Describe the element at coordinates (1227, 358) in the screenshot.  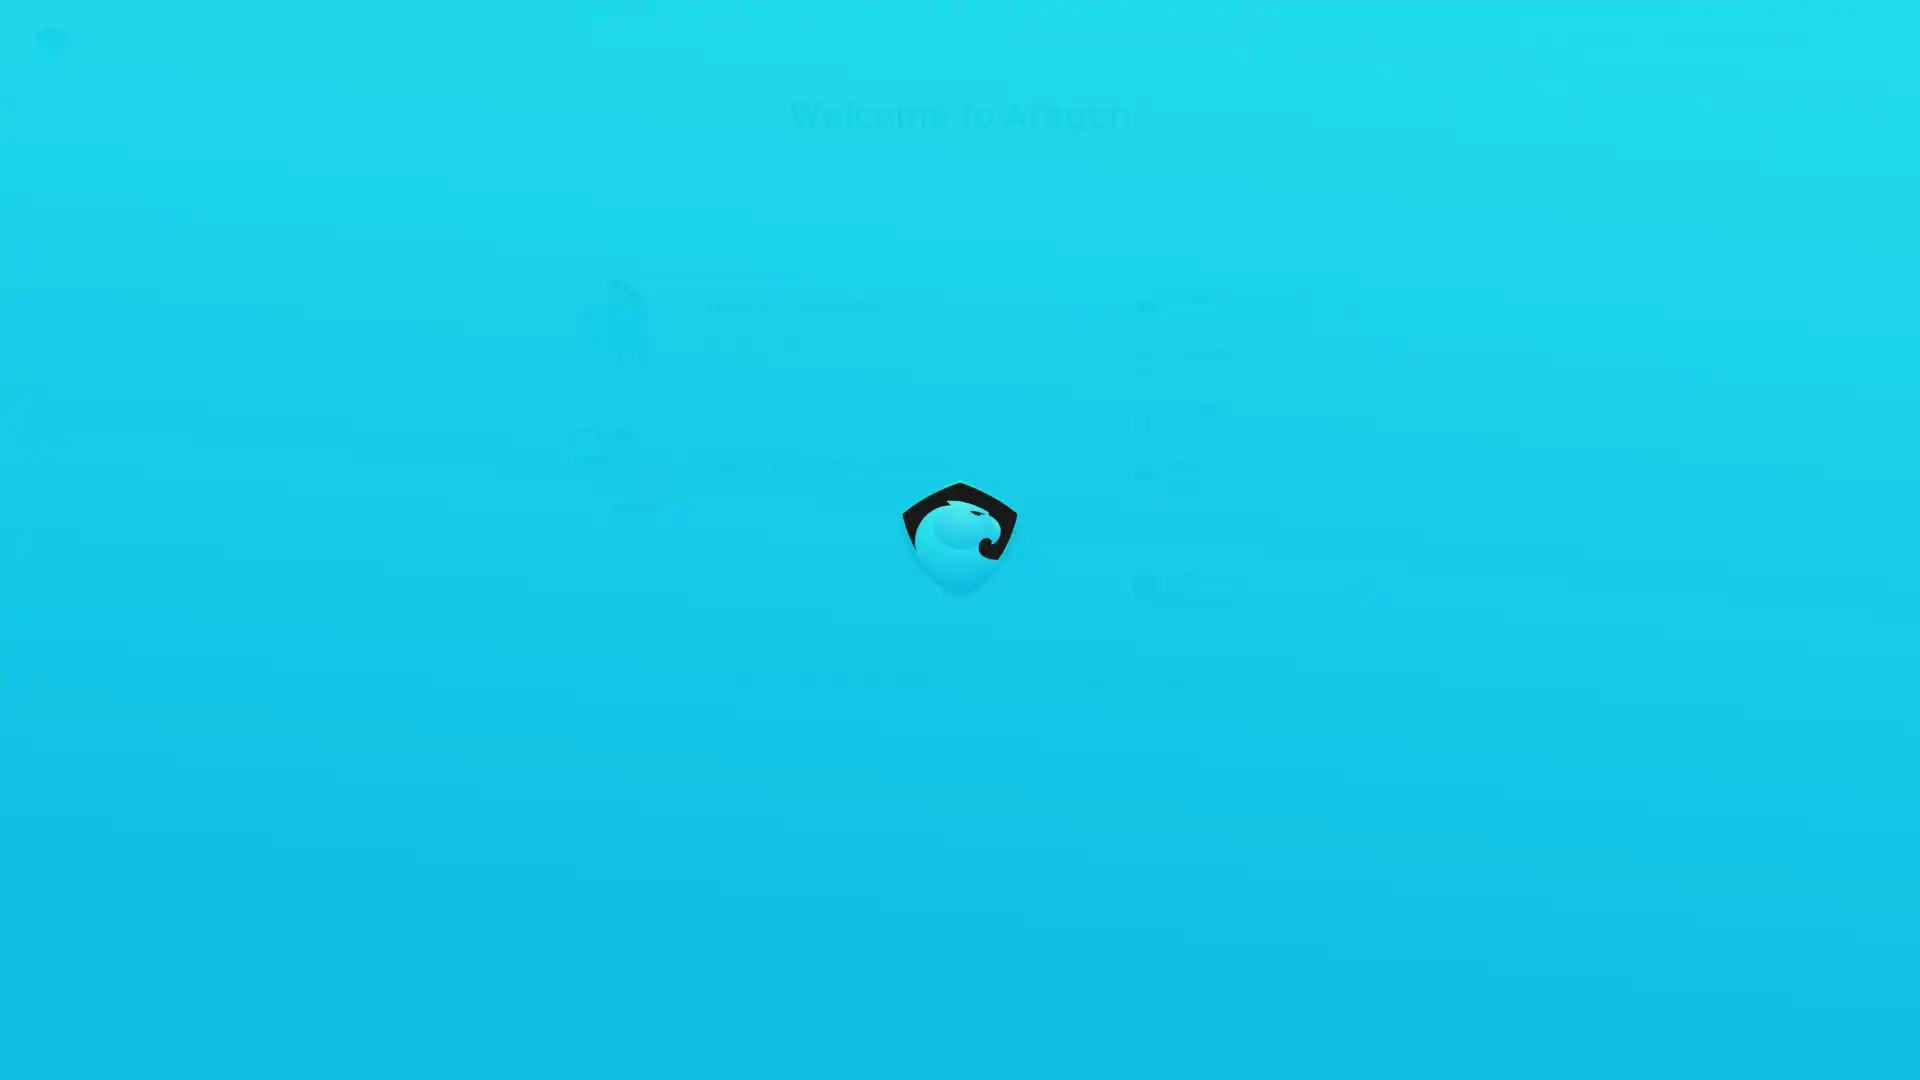
I see `BlankDAO DEMOCRACY` at that location.